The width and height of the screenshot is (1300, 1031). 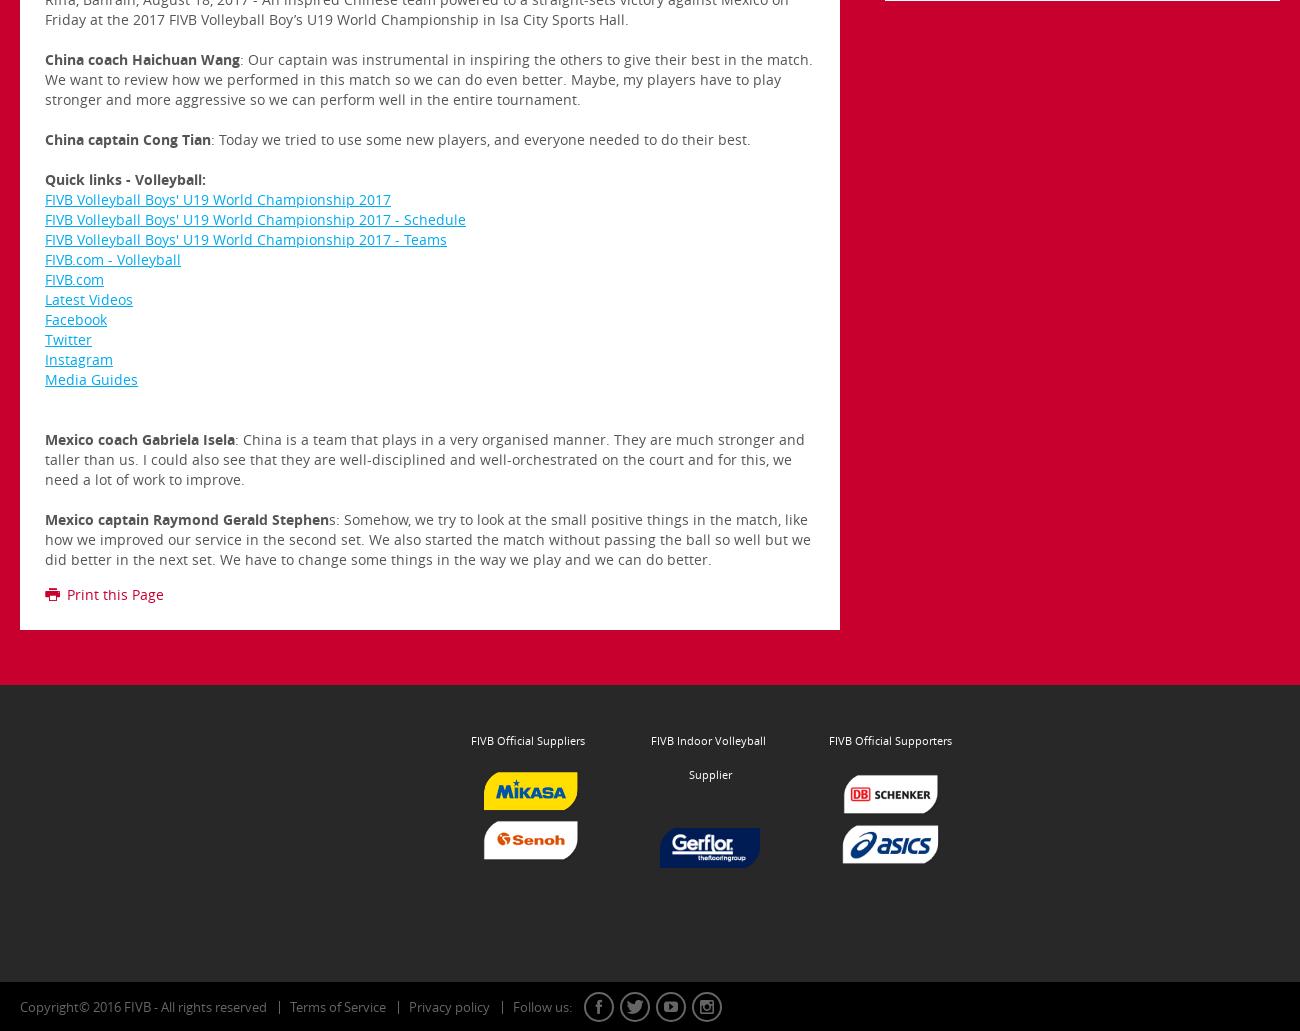 I want to click on 'Follow us:', so click(x=541, y=1005).